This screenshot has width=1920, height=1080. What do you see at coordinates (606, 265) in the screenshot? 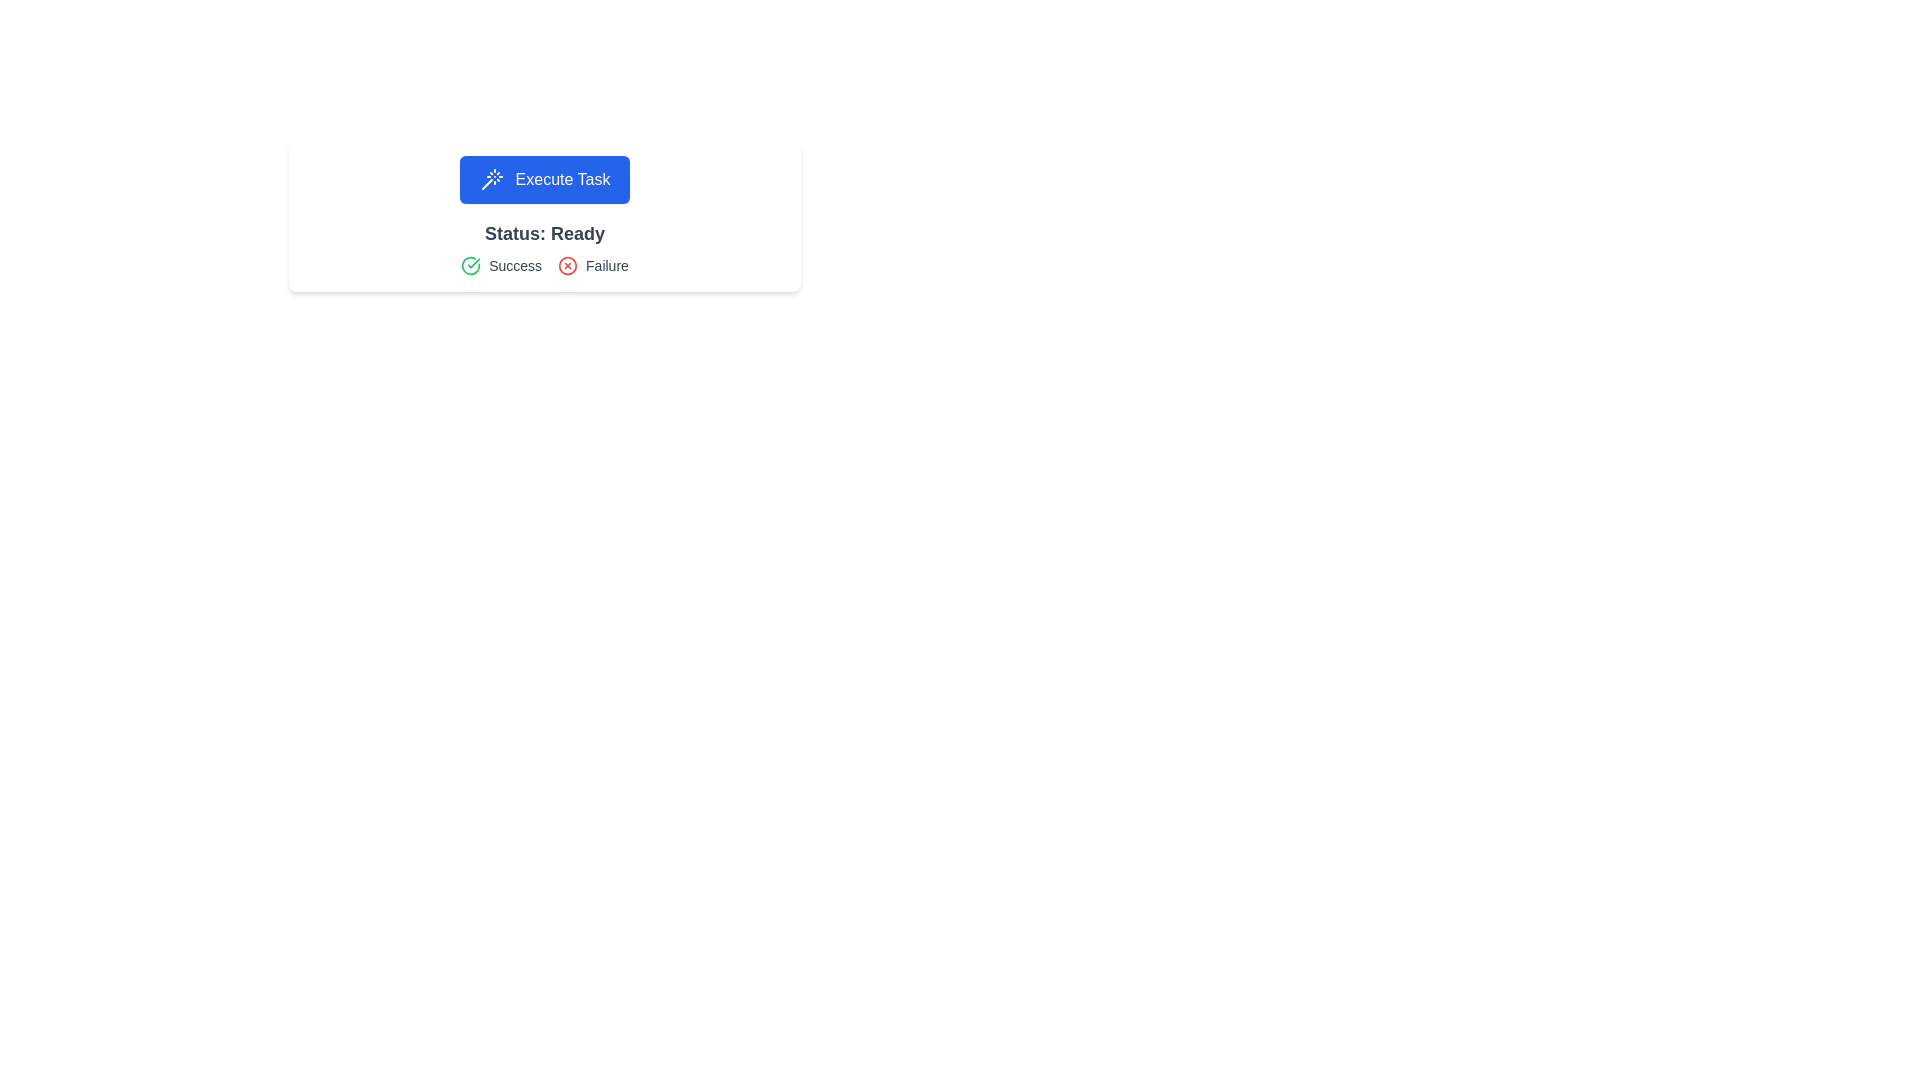
I see `the TextLabel displaying 'Failure', which is styled with a small font size and gray coloring, located to the right of a circular red icon with a cross in the bottom section of the interface` at bounding box center [606, 265].